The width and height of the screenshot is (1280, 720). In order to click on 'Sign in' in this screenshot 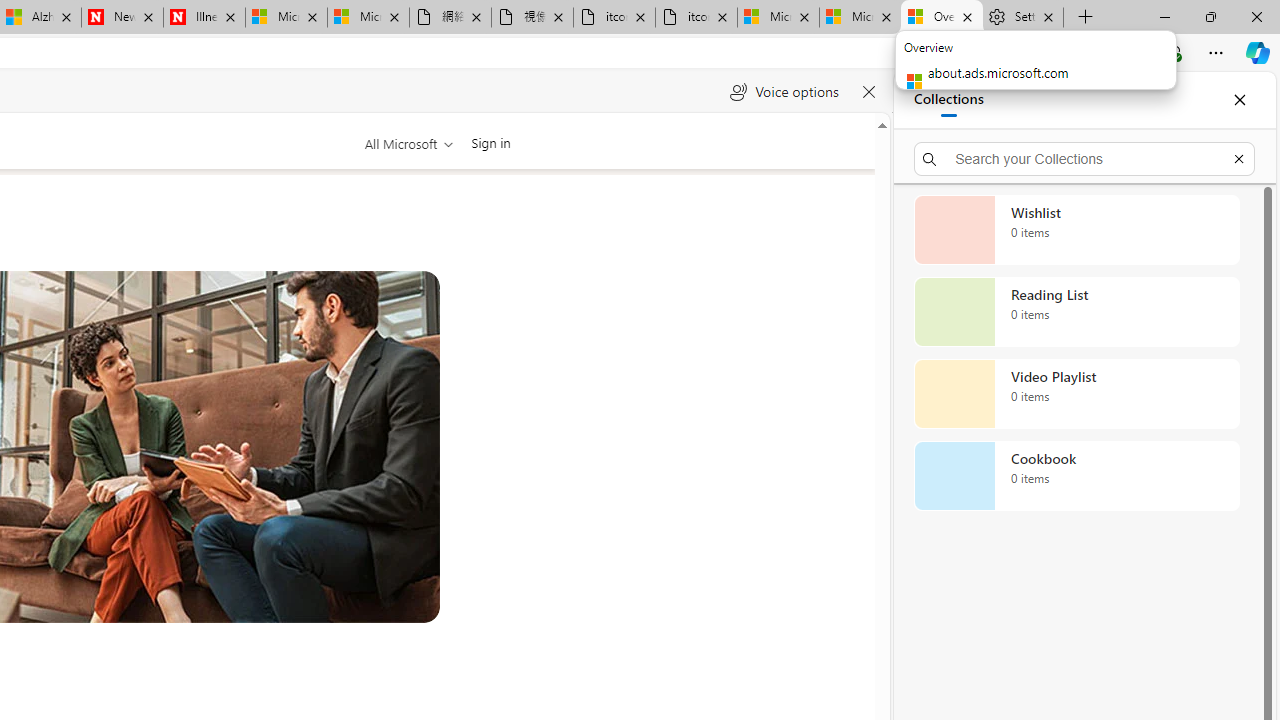, I will do `click(490, 141)`.